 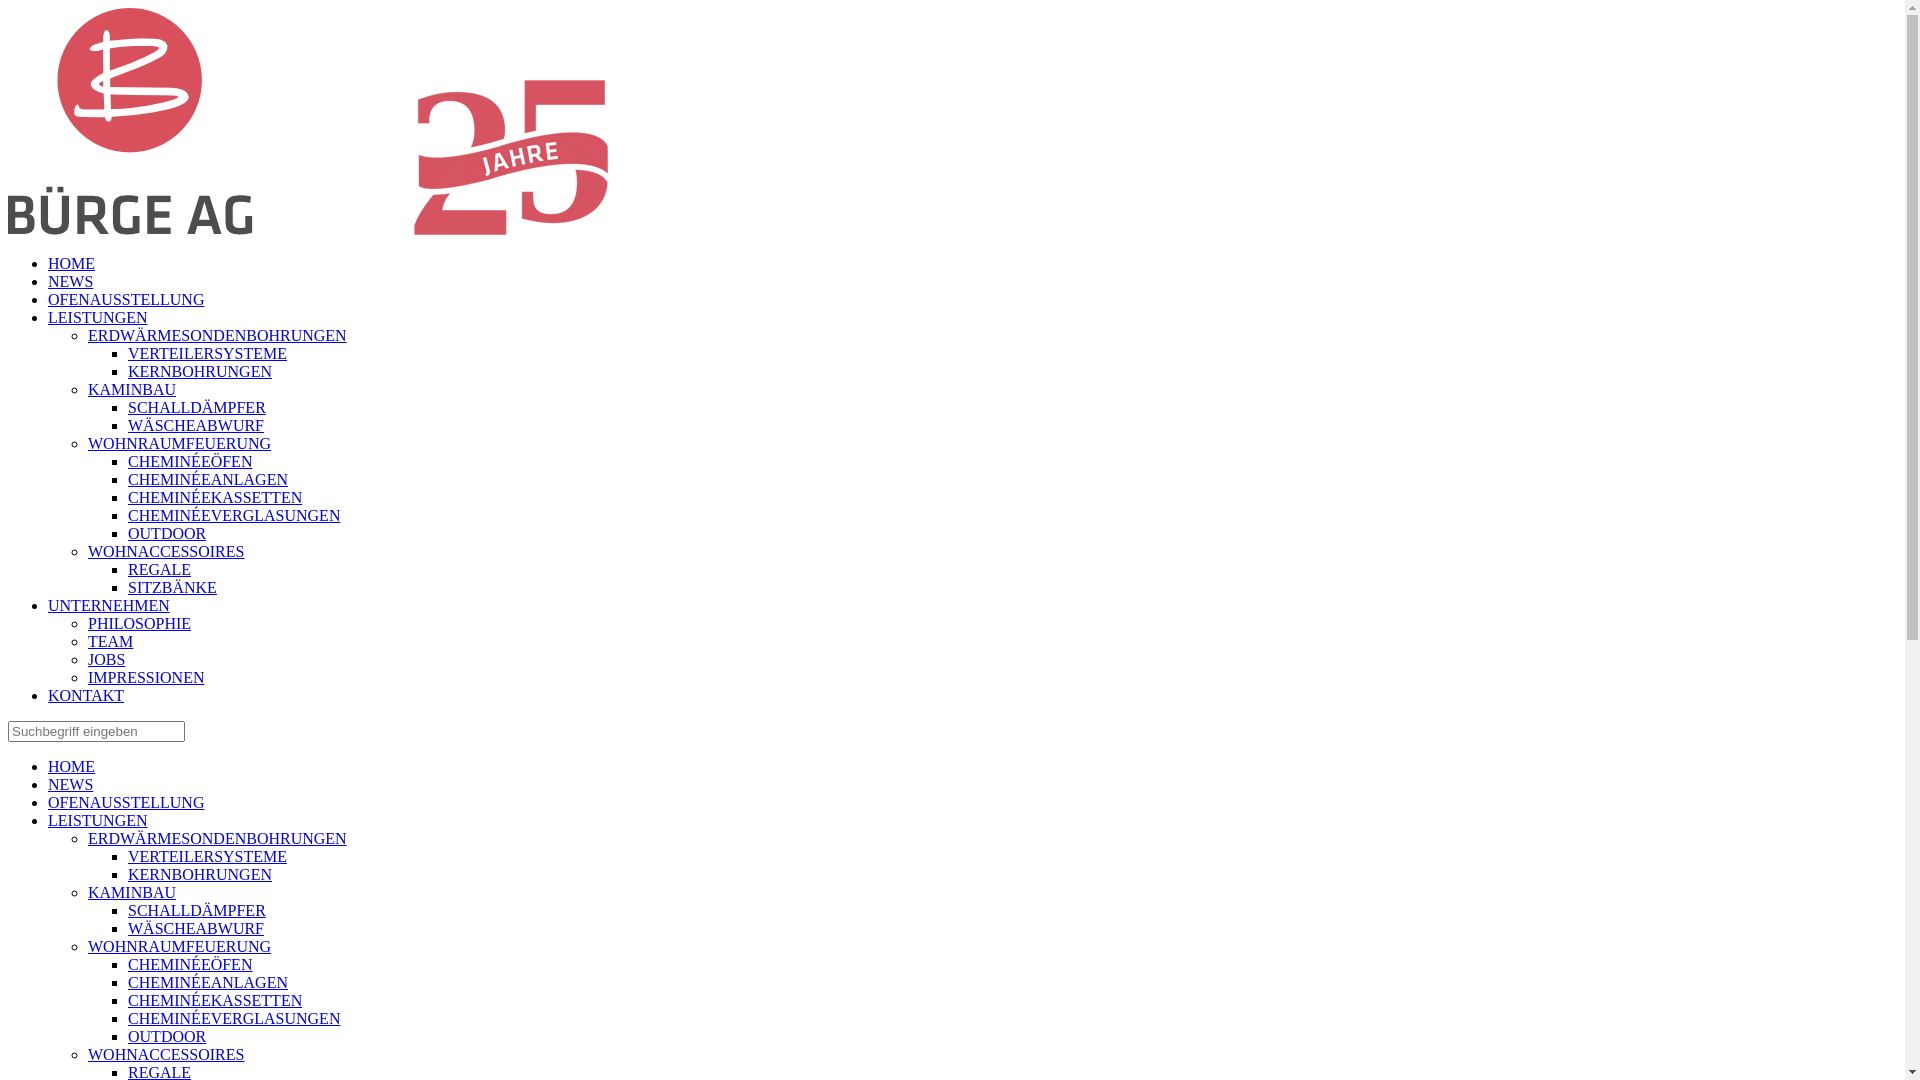 What do you see at coordinates (48, 262) in the screenshot?
I see `'HOME'` at bounding box center [48, 262].